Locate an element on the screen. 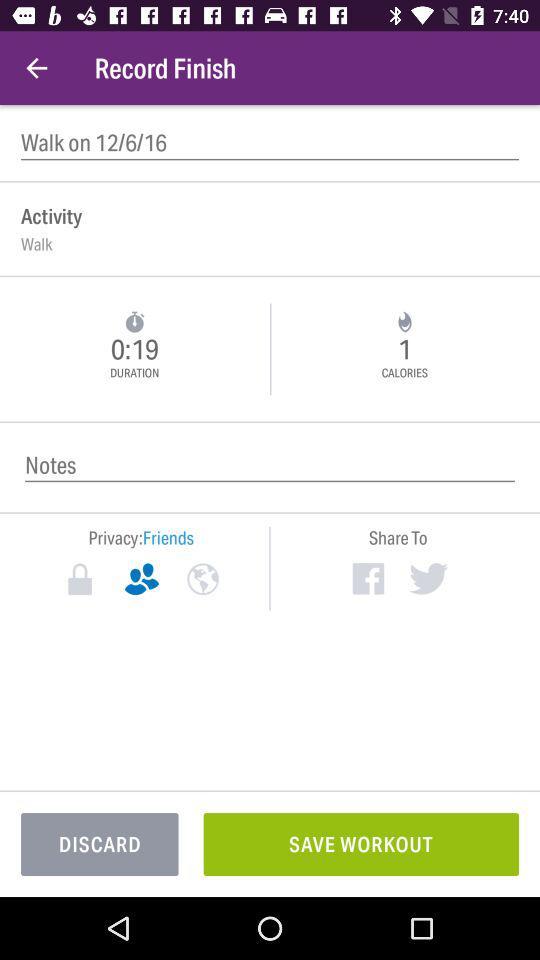 This screenshot has width=540, height=960. the group icon is located at coordinates (140, 579).